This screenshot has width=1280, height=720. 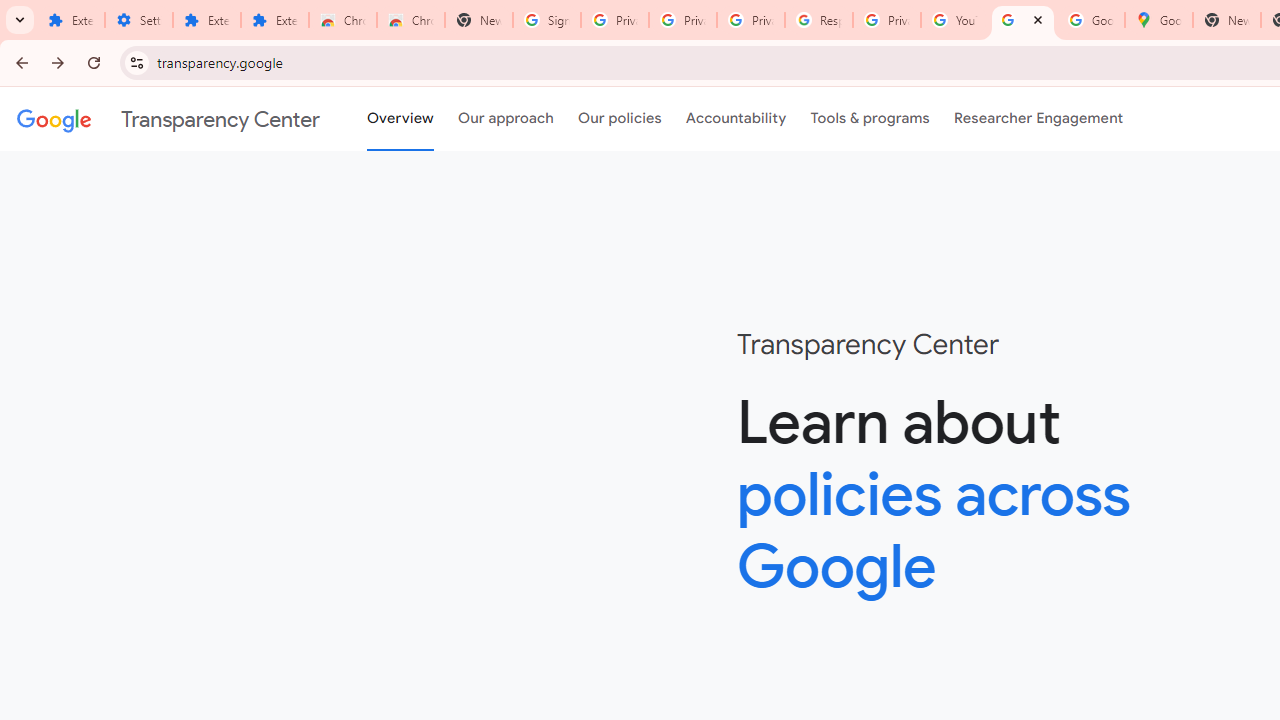 What do you see at coordinates (410, 20) in the screenshot?
I see `'Chrome Web Store - Themes'` at bounding box center [410, 20].